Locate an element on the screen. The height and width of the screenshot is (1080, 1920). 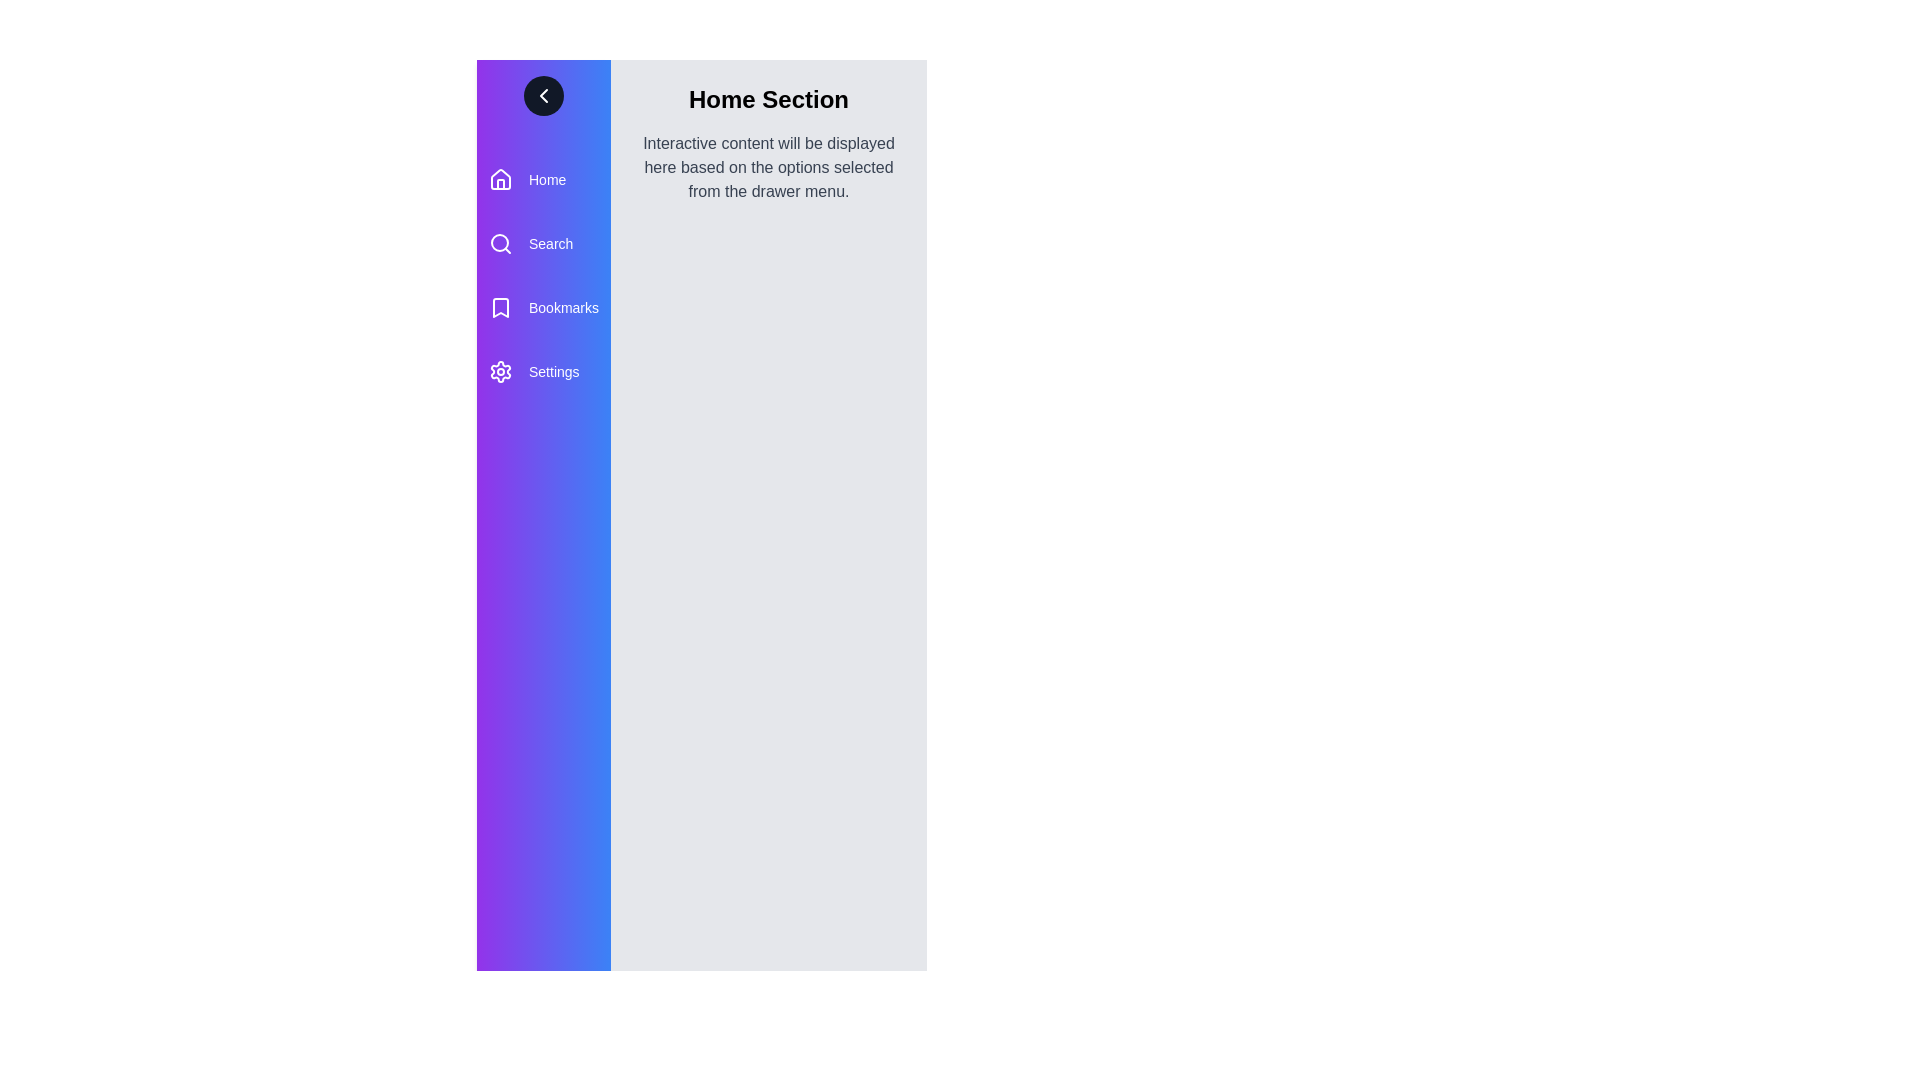
the menu item Home is located at coordinates (543, 180).